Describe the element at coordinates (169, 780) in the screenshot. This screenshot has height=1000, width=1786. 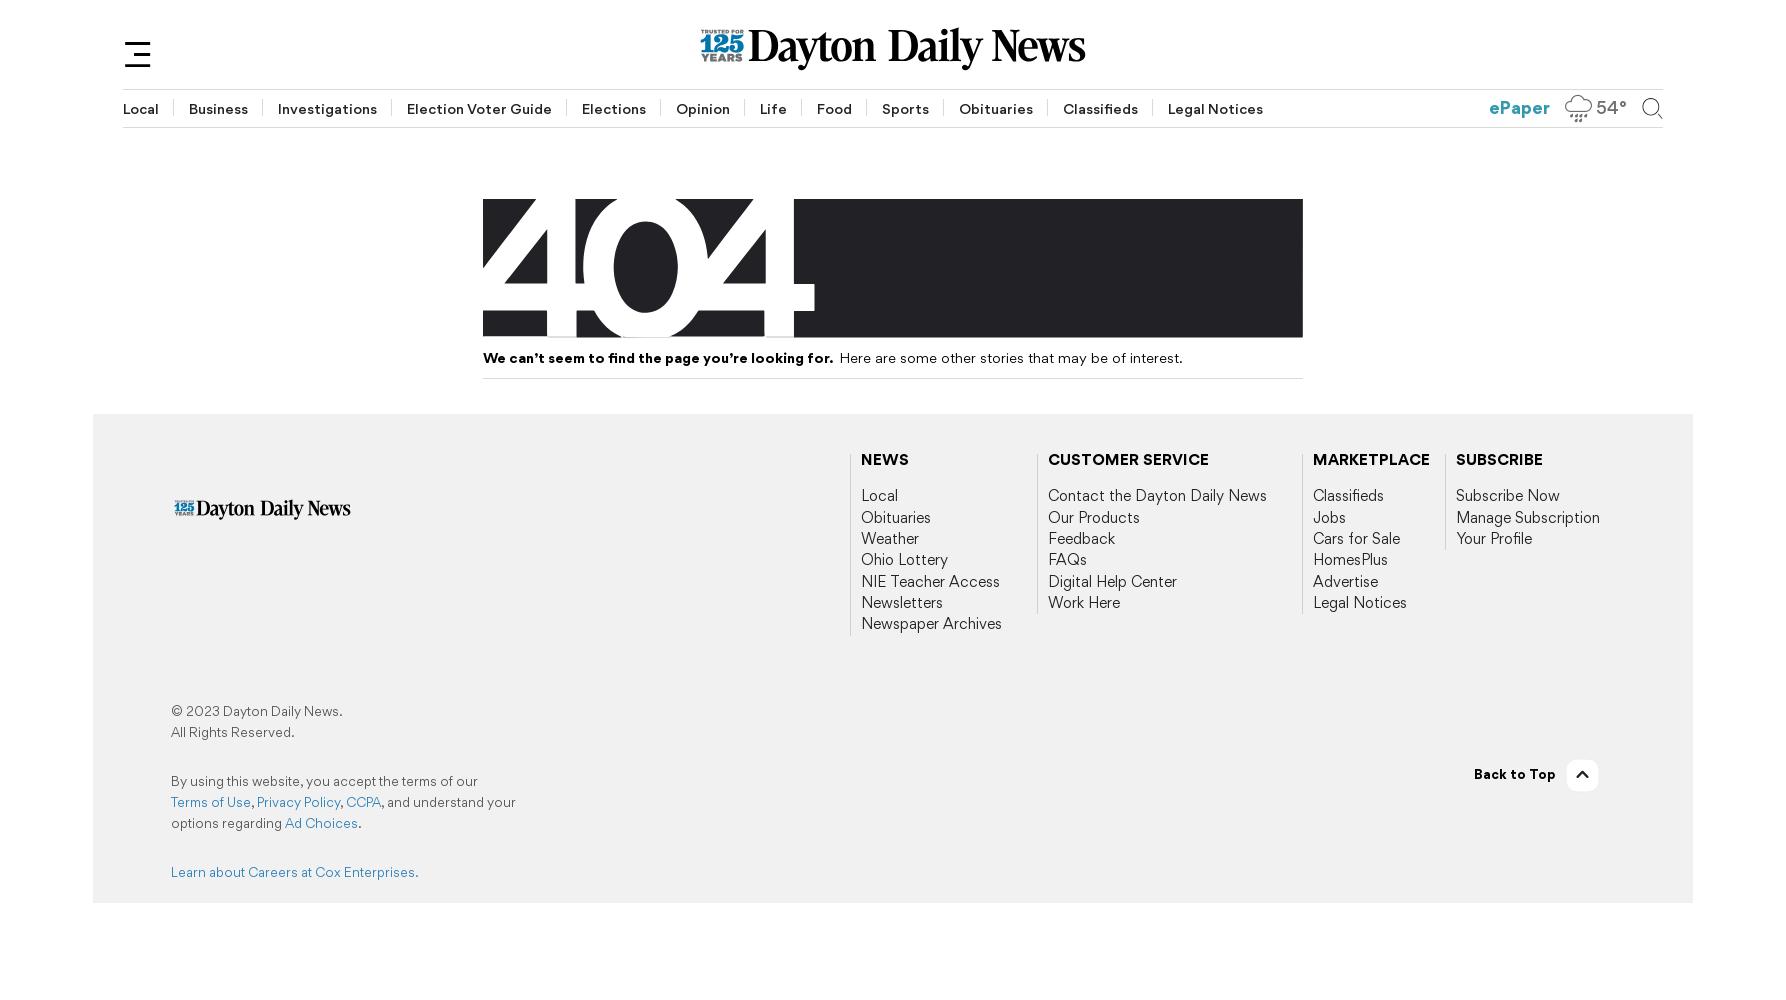
I see `'By using this website, you accept the terms of our'` at that location.